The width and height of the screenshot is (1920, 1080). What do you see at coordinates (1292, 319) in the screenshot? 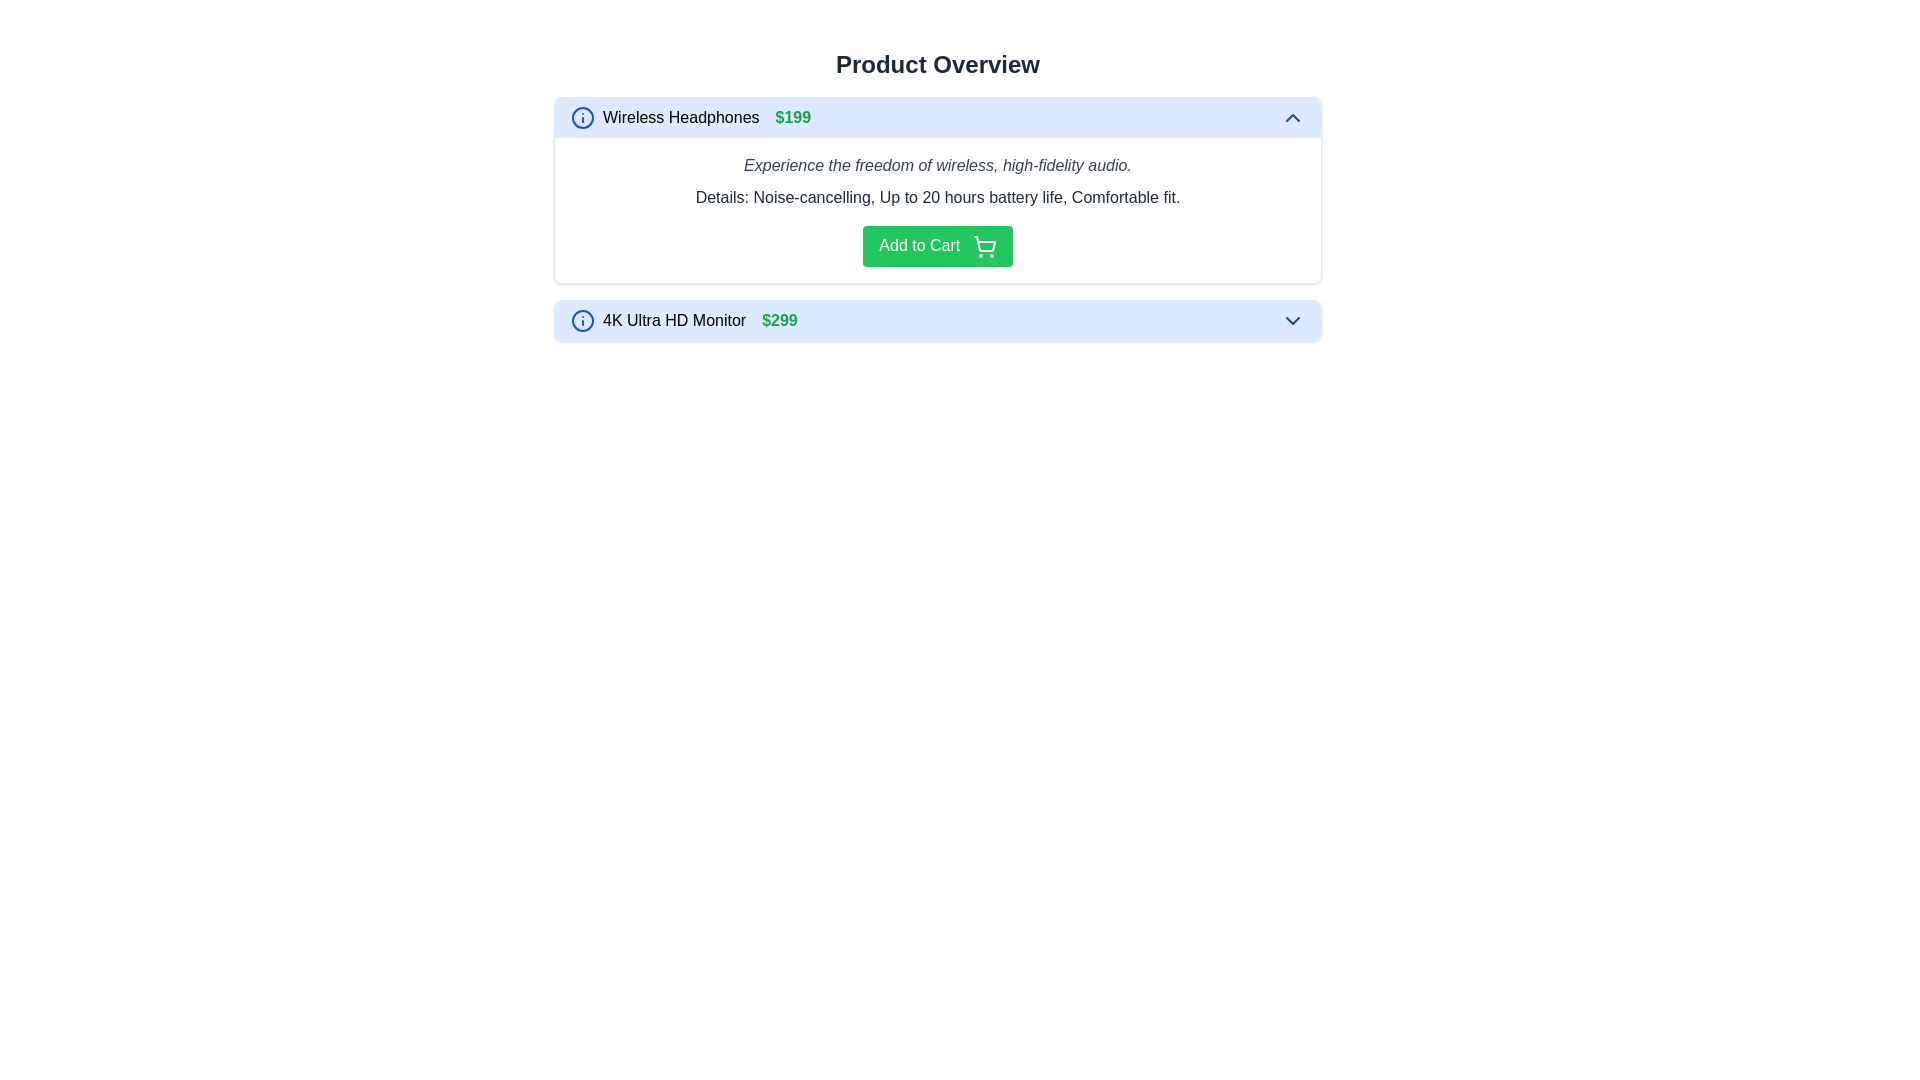
I see `the collapsible icon located at the far-right end of the product entry box containing '4K Ultra HD Monitor $299'` at bounding box center [1292, 319].